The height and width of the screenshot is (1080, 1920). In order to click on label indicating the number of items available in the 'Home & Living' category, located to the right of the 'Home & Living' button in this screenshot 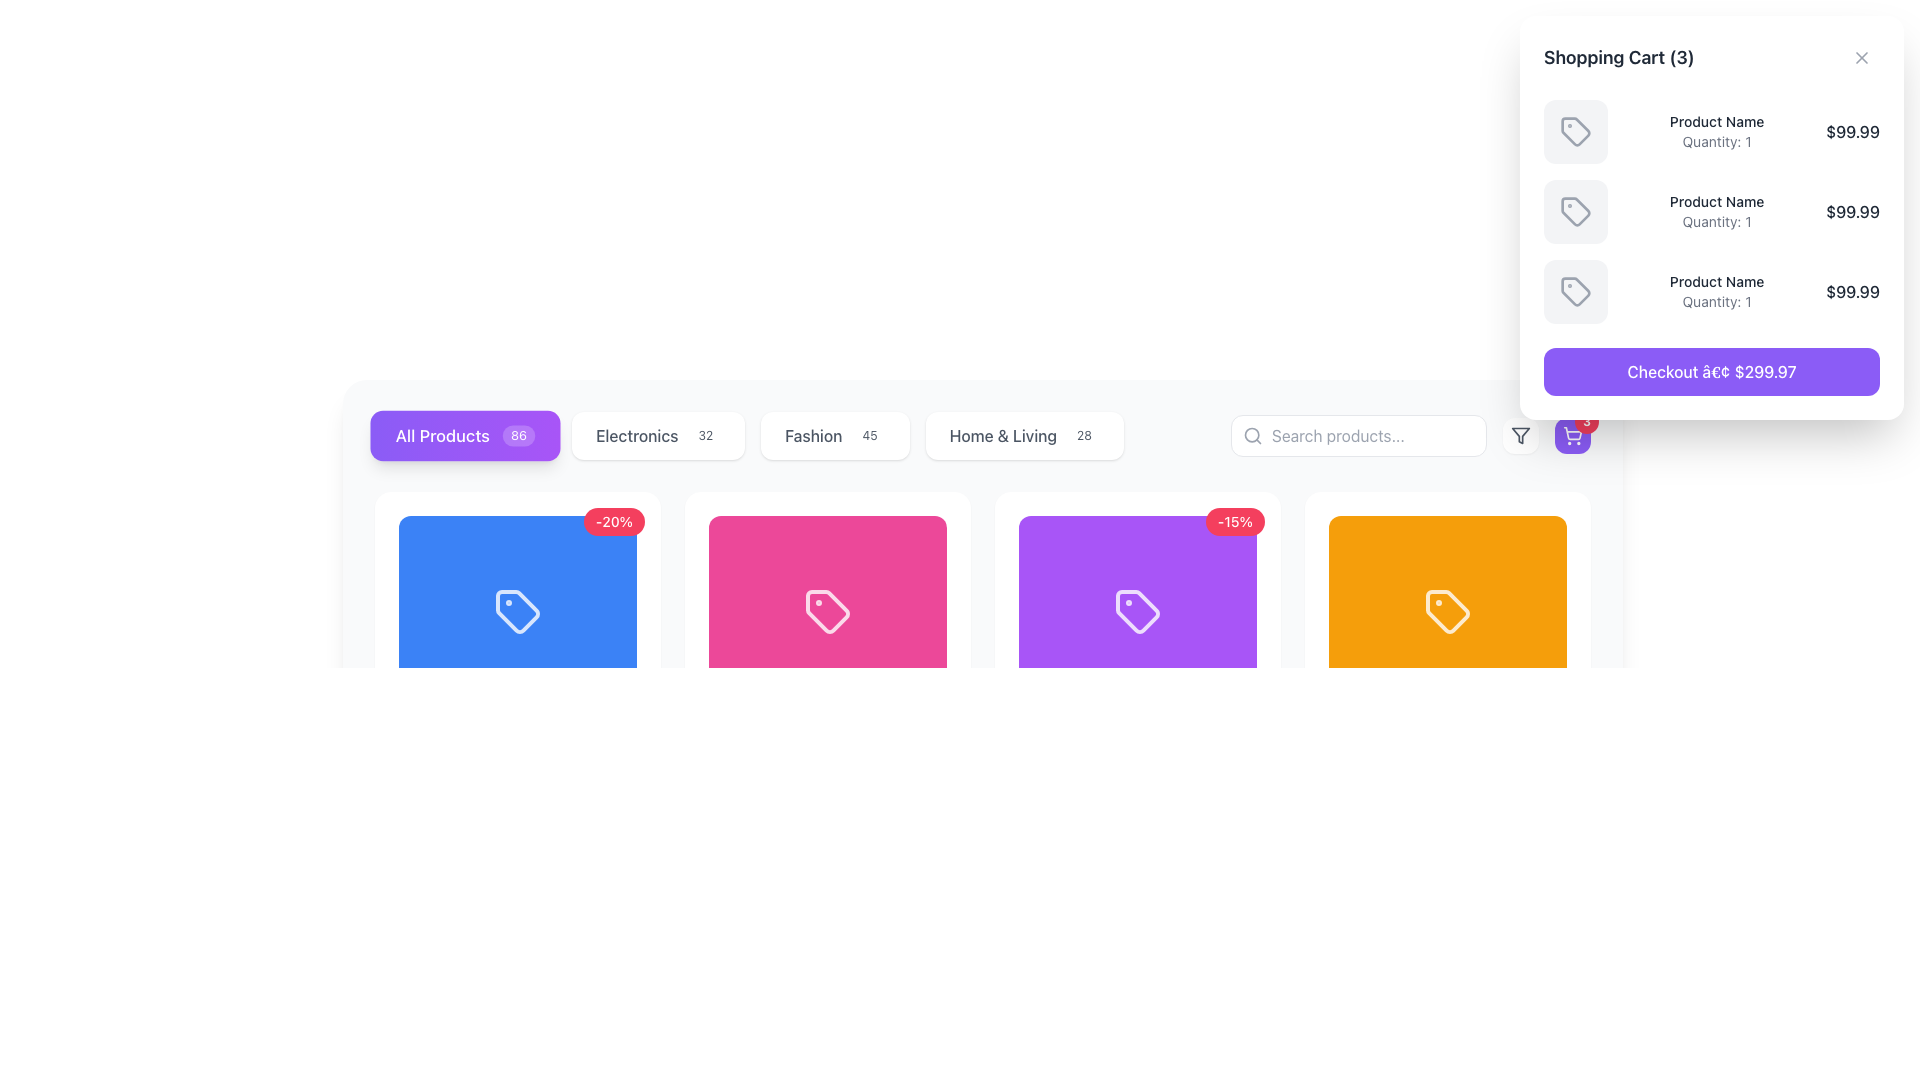, I will do `click(1083, 434)`.